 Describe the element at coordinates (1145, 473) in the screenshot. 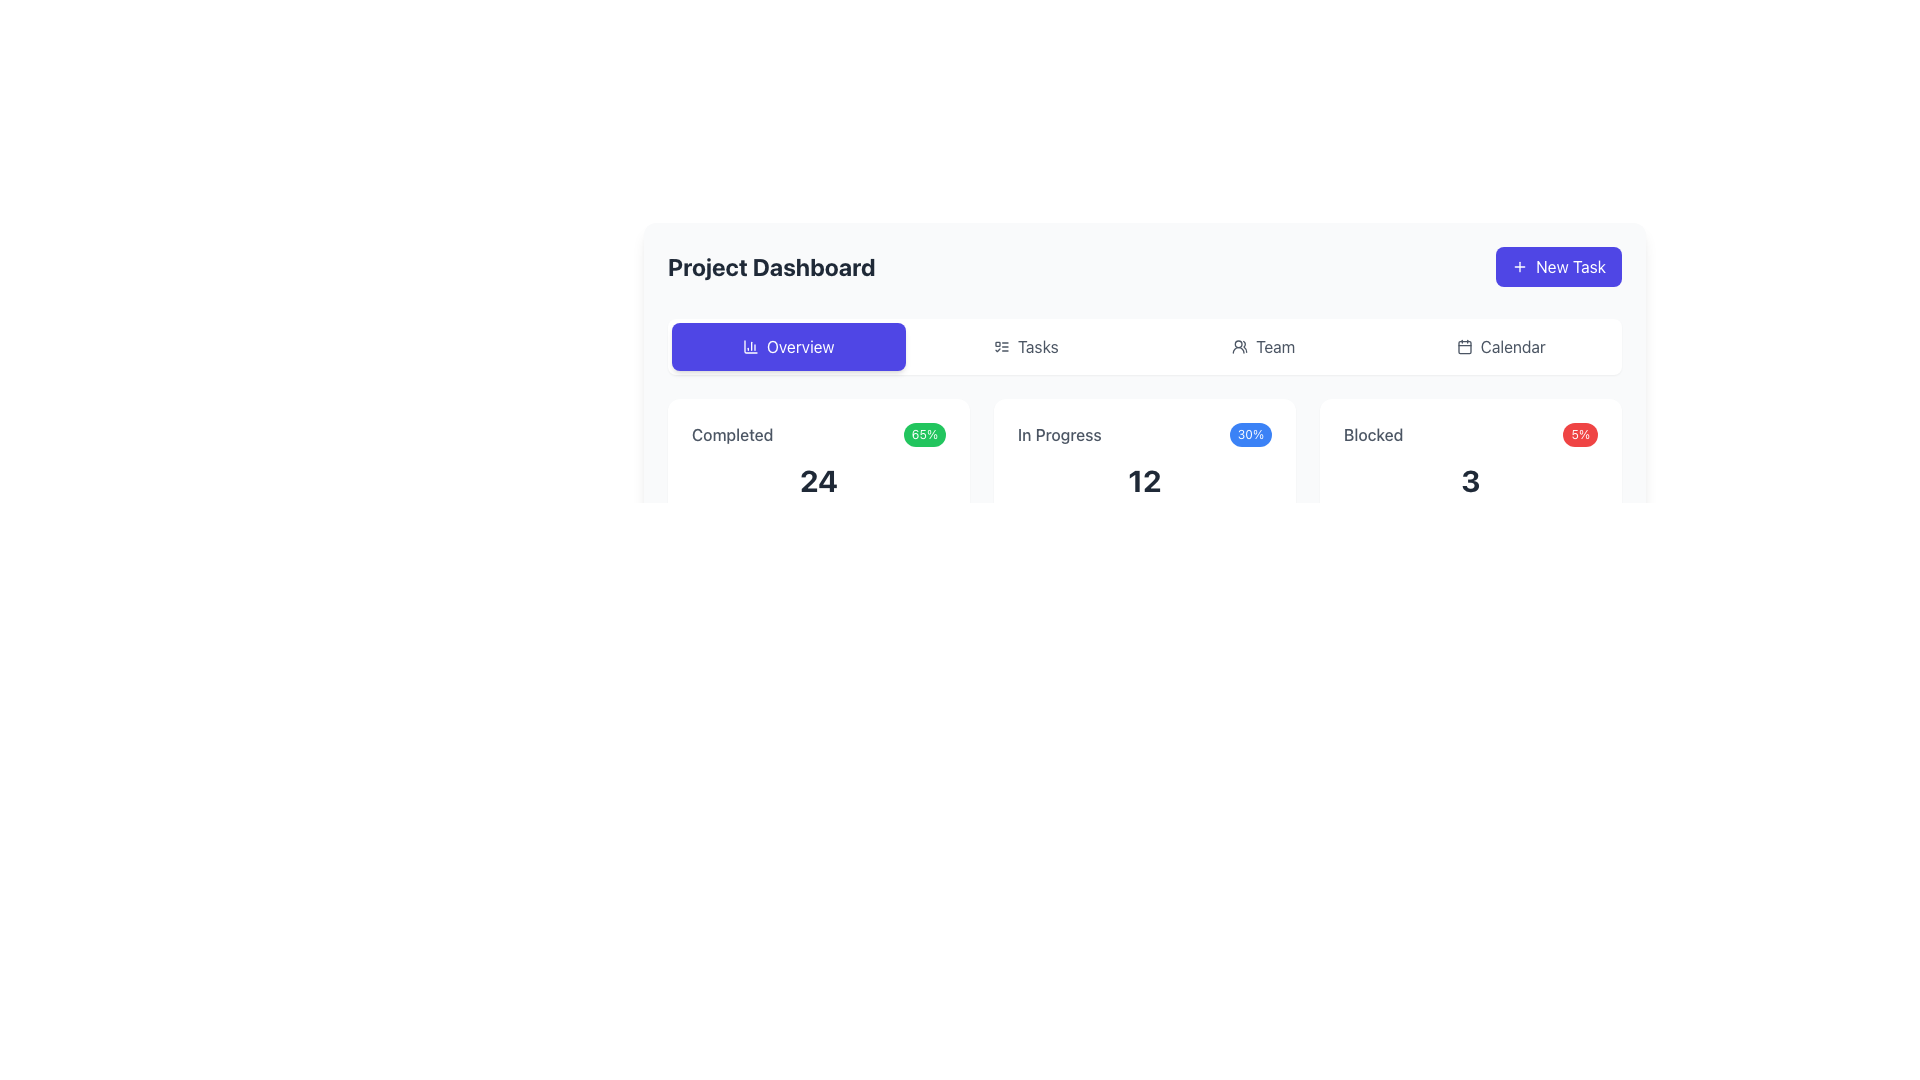

I see `the Informational Card that provides details about the ongoing progress of tasks, positioned as the second card in a row of three, between the 'Completed' and 'Blocked' cards` at that location.